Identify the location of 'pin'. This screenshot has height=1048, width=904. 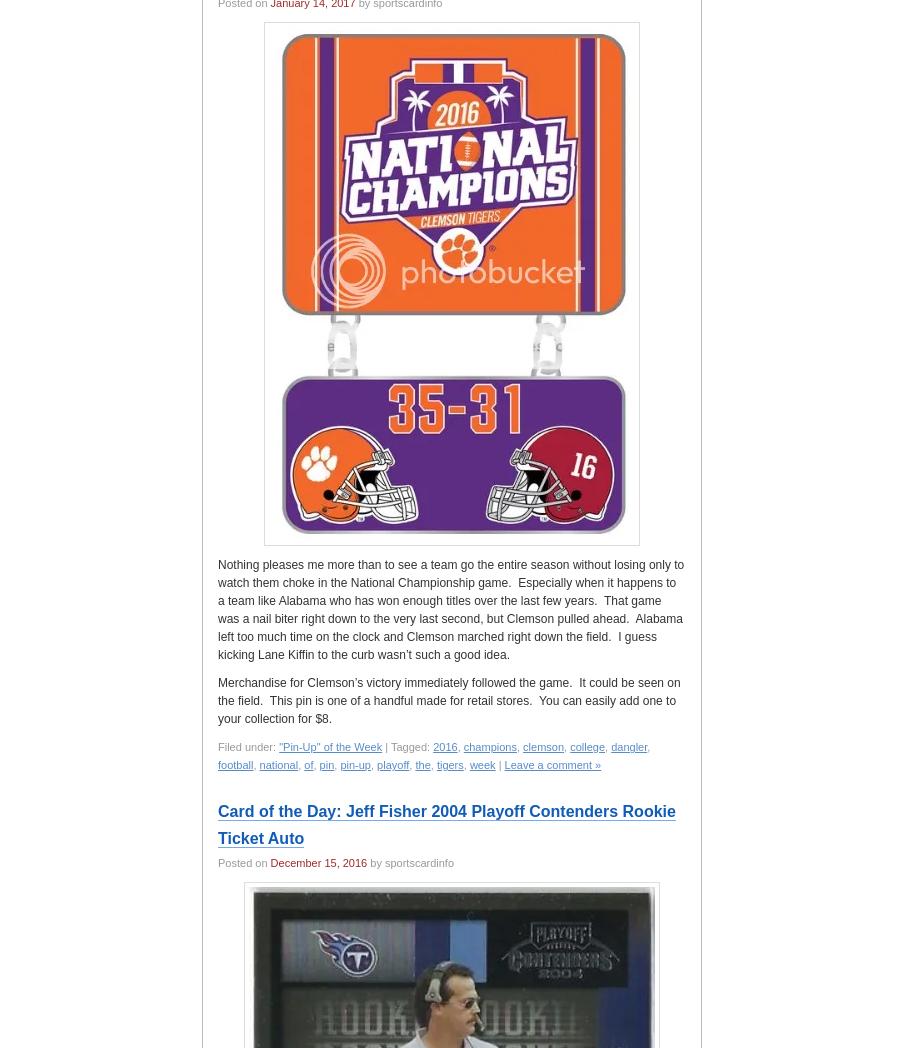
(326, 765).